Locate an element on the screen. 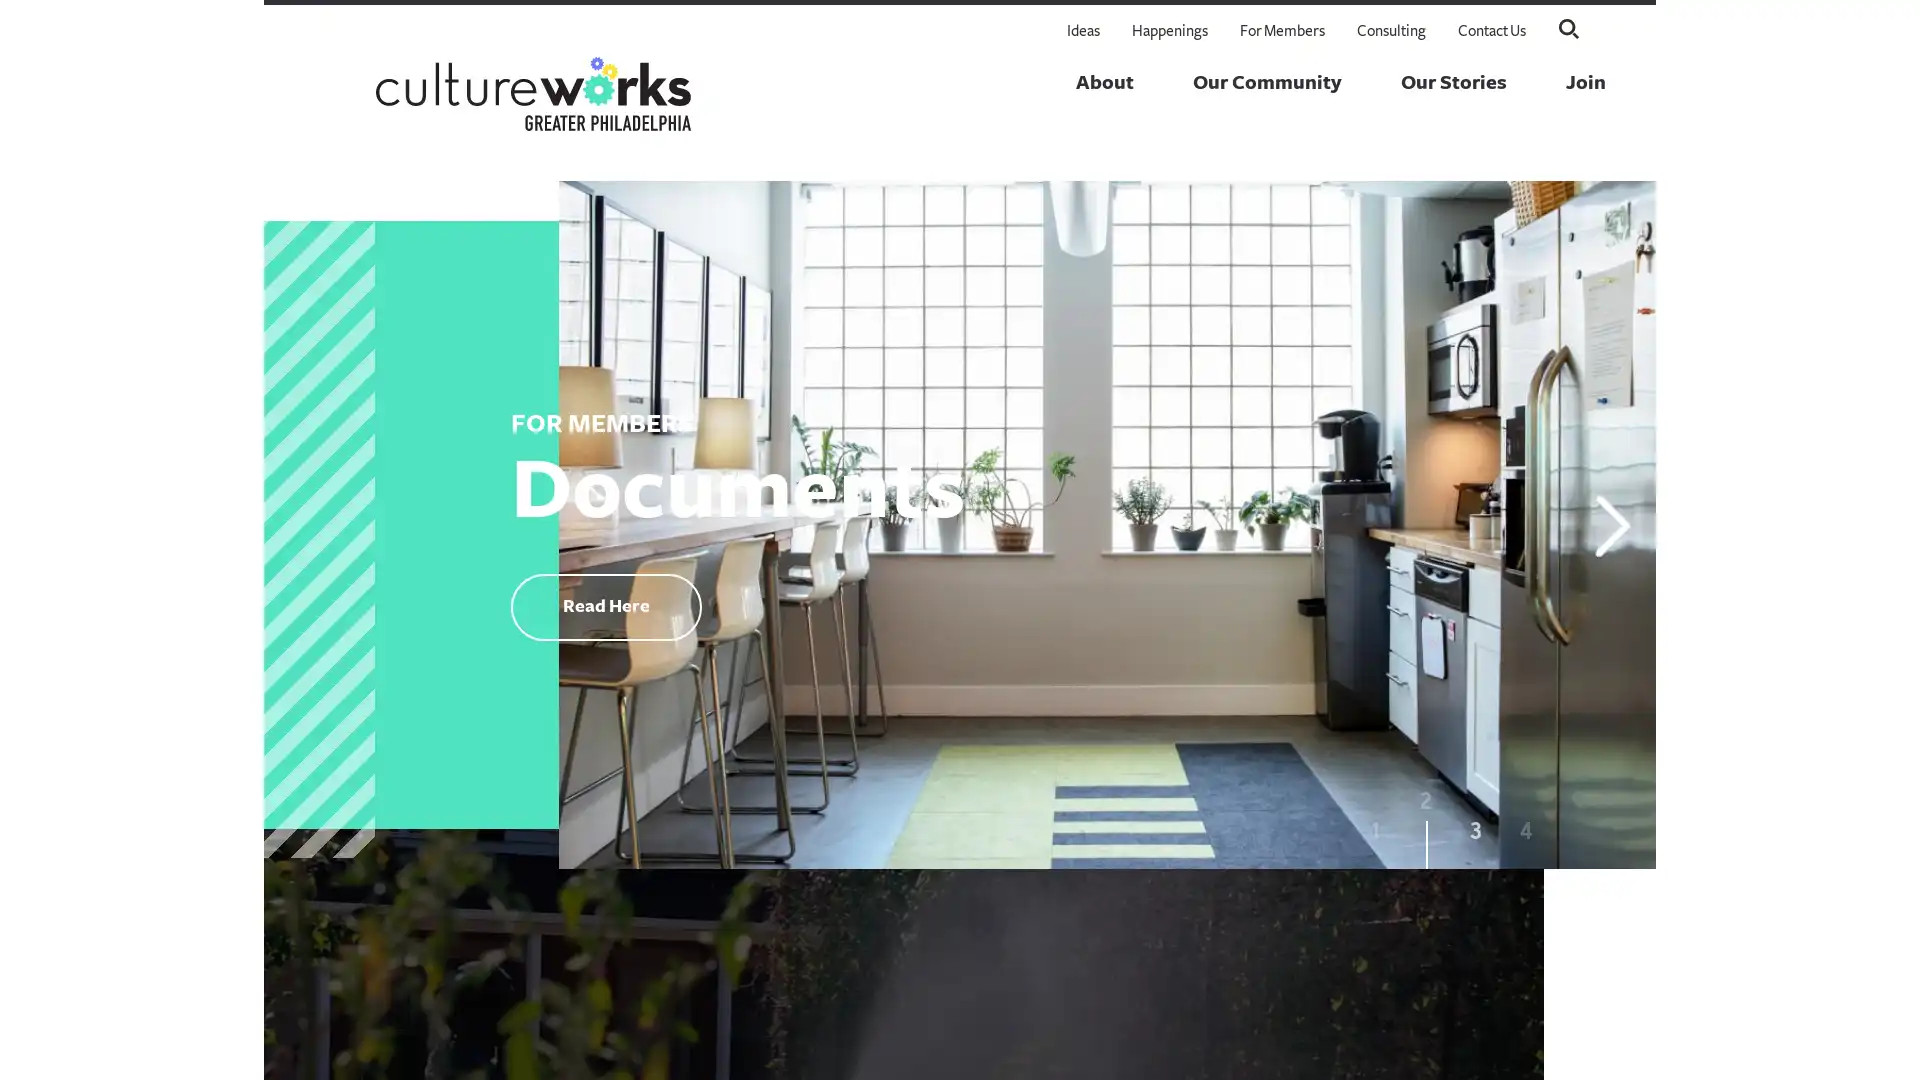  1 is located at coordinates (1375, 837).